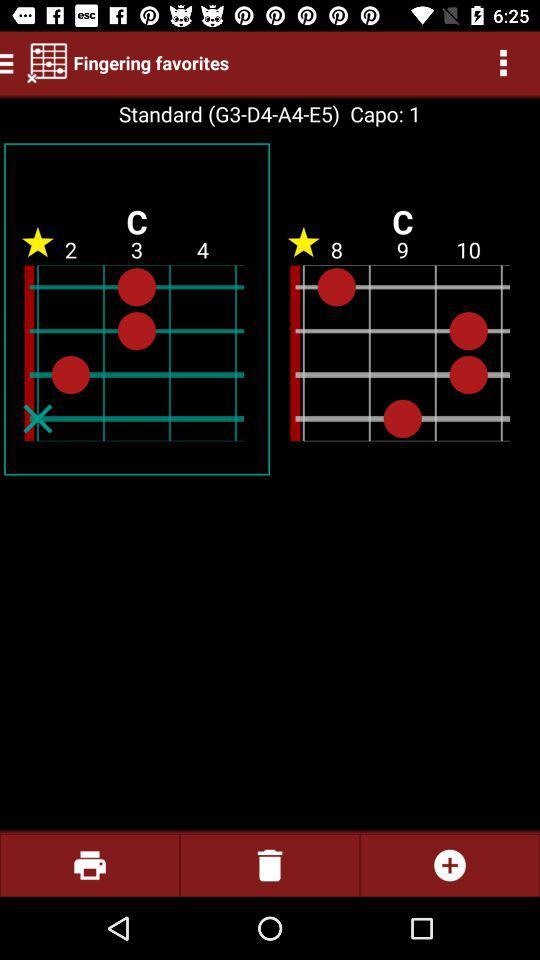  I want to click on the   capo: 1 icon, so click(380, 114).